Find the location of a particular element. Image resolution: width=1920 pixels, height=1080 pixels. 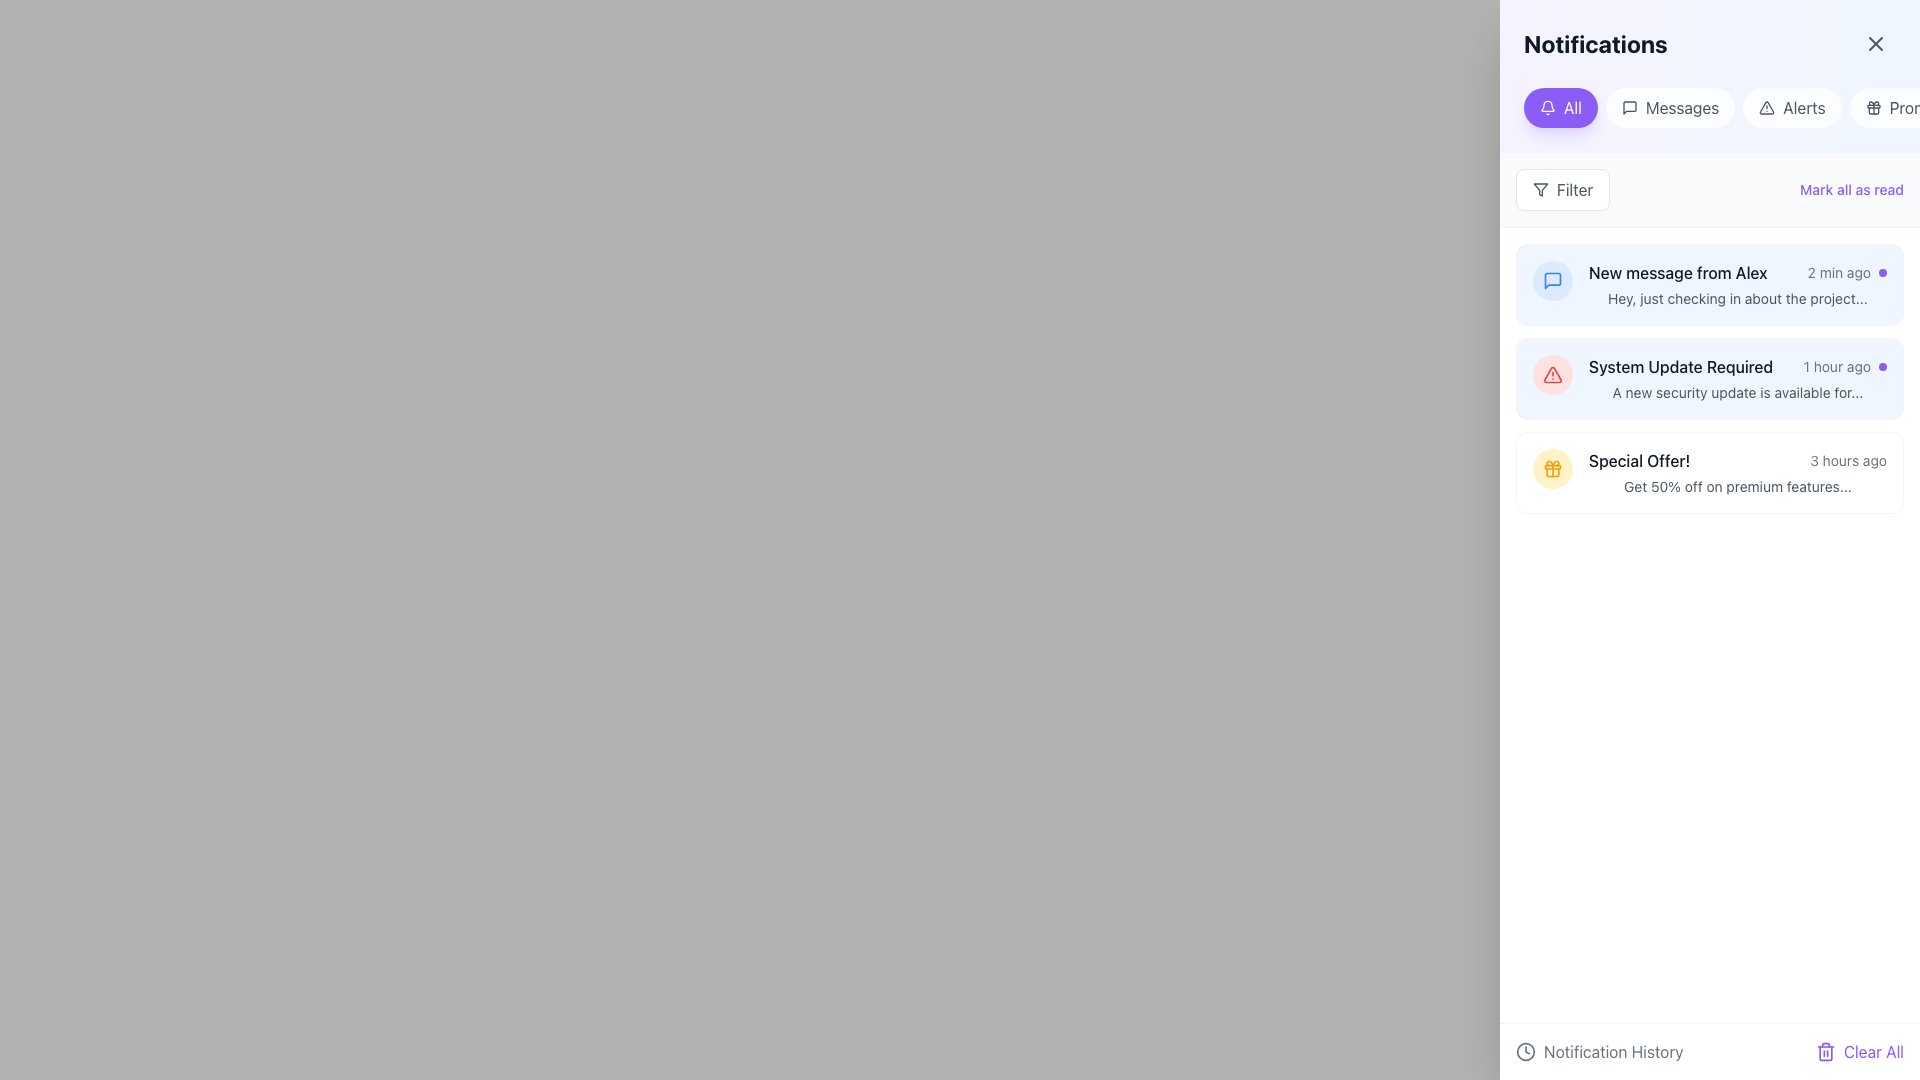

the circular button with a pin icon located in the notification area next to 'New message from Alex' to pin the notification is located at coordinates (1830, 285).